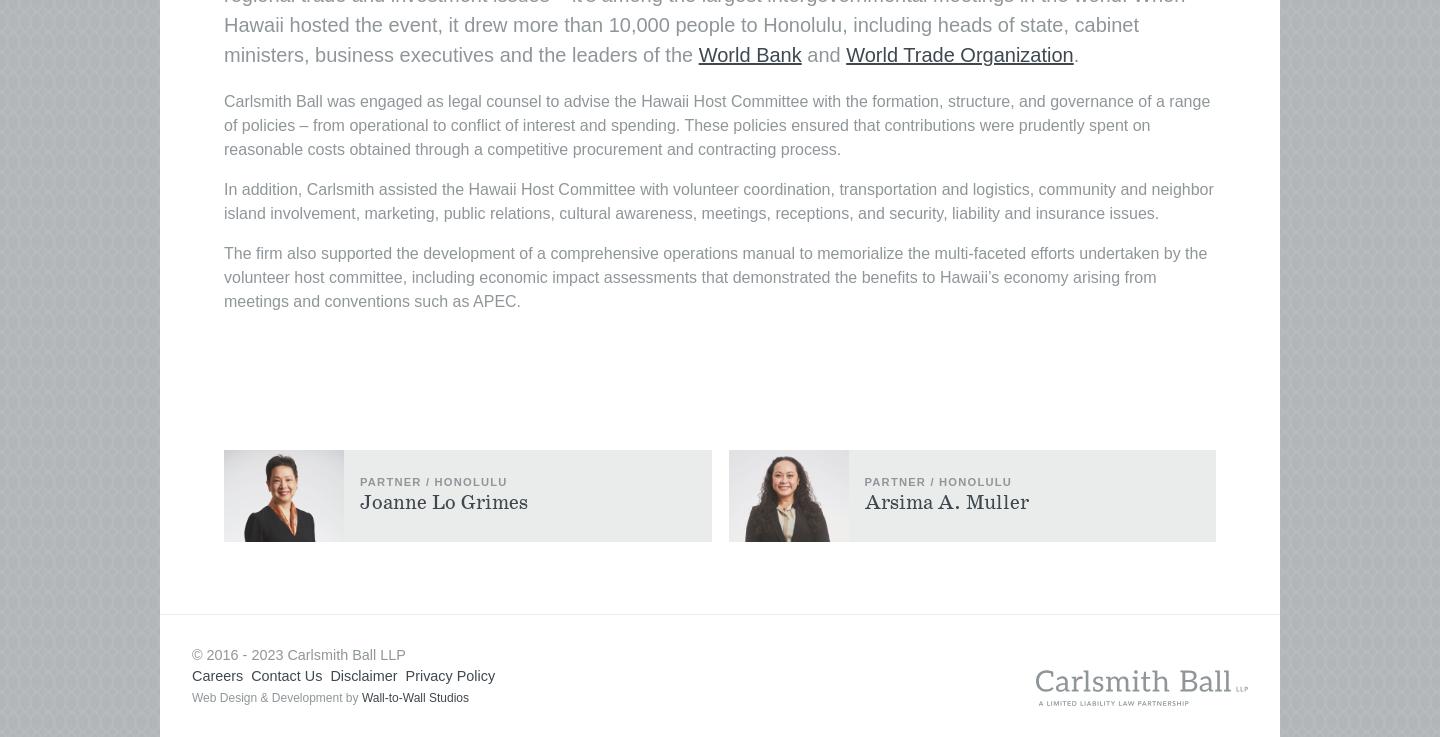 This screenshot has height=737, width=1440. Describe the element at coordinates (443, 502) in the screenshot. I see `'Joanne Lo Grimes'` at that location.